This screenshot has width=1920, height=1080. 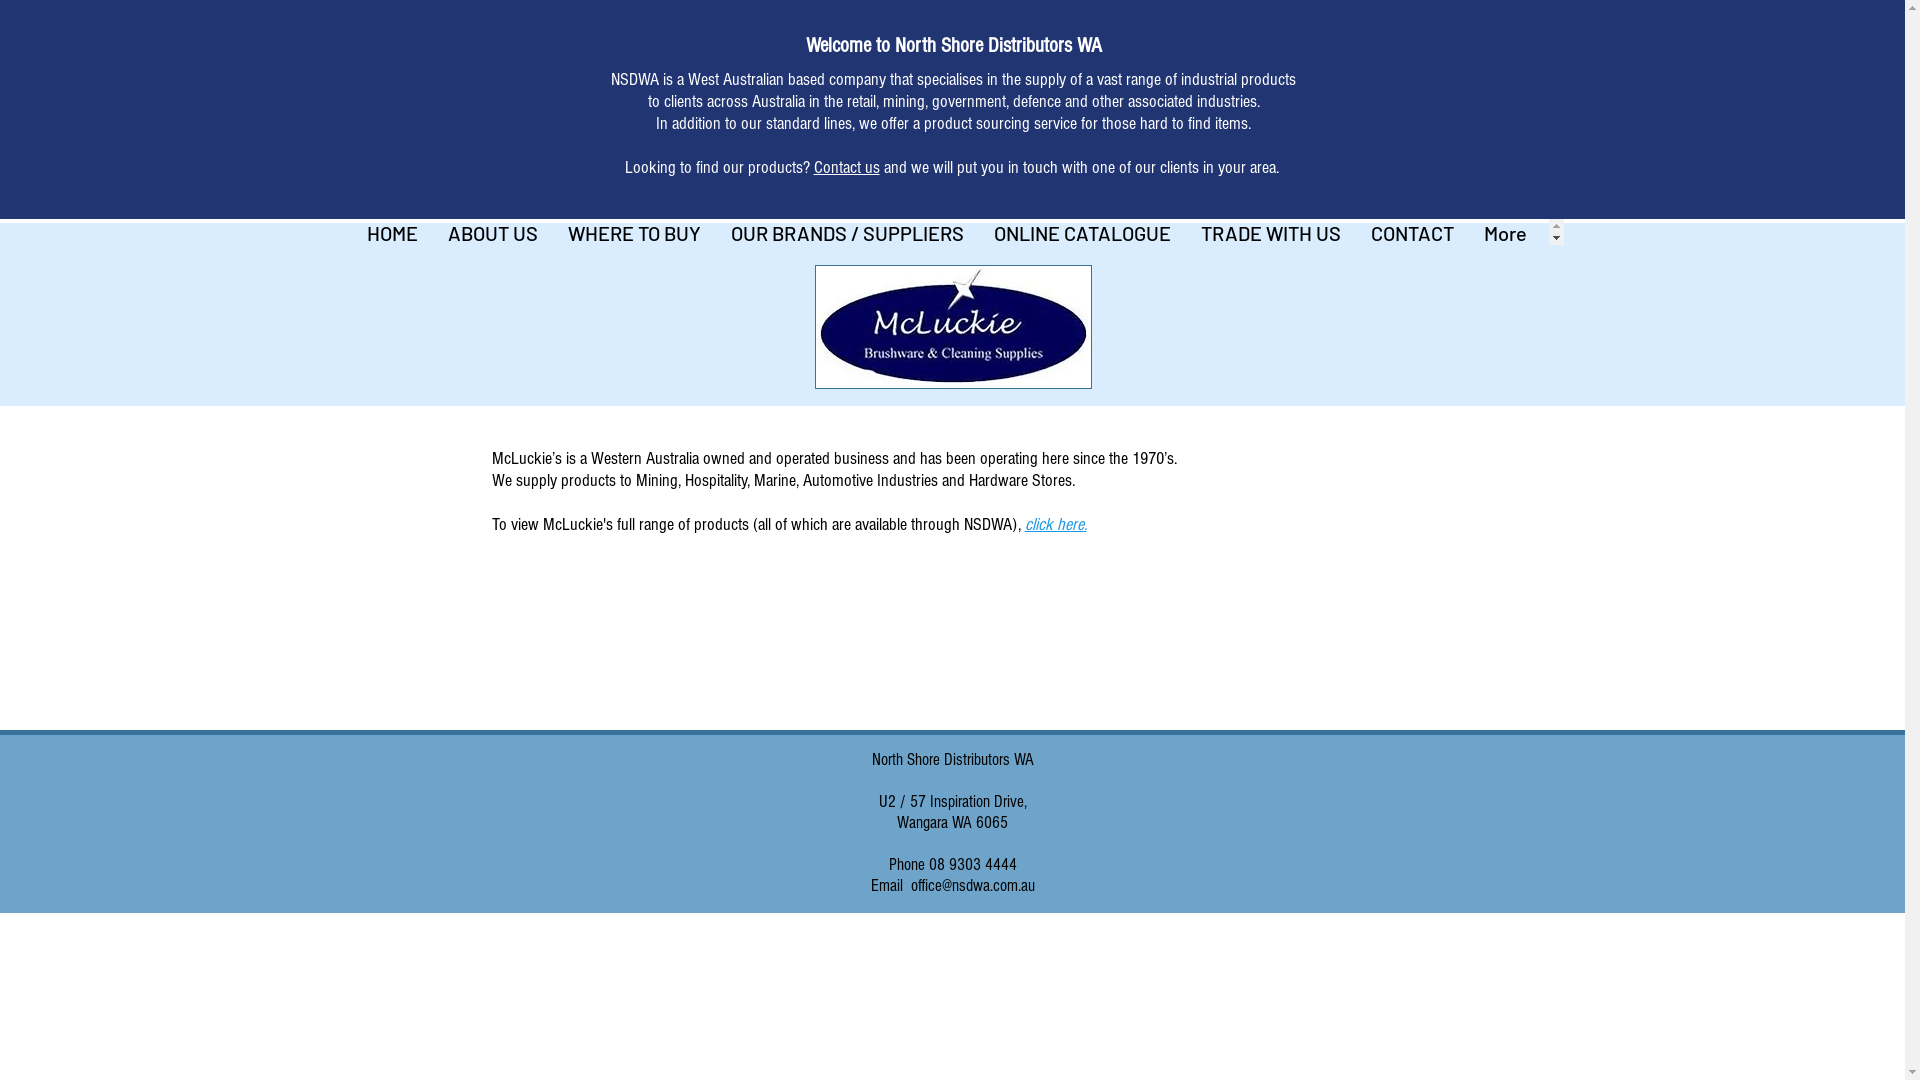 I want to click on 'click here.', so click(x=1054, y=524).